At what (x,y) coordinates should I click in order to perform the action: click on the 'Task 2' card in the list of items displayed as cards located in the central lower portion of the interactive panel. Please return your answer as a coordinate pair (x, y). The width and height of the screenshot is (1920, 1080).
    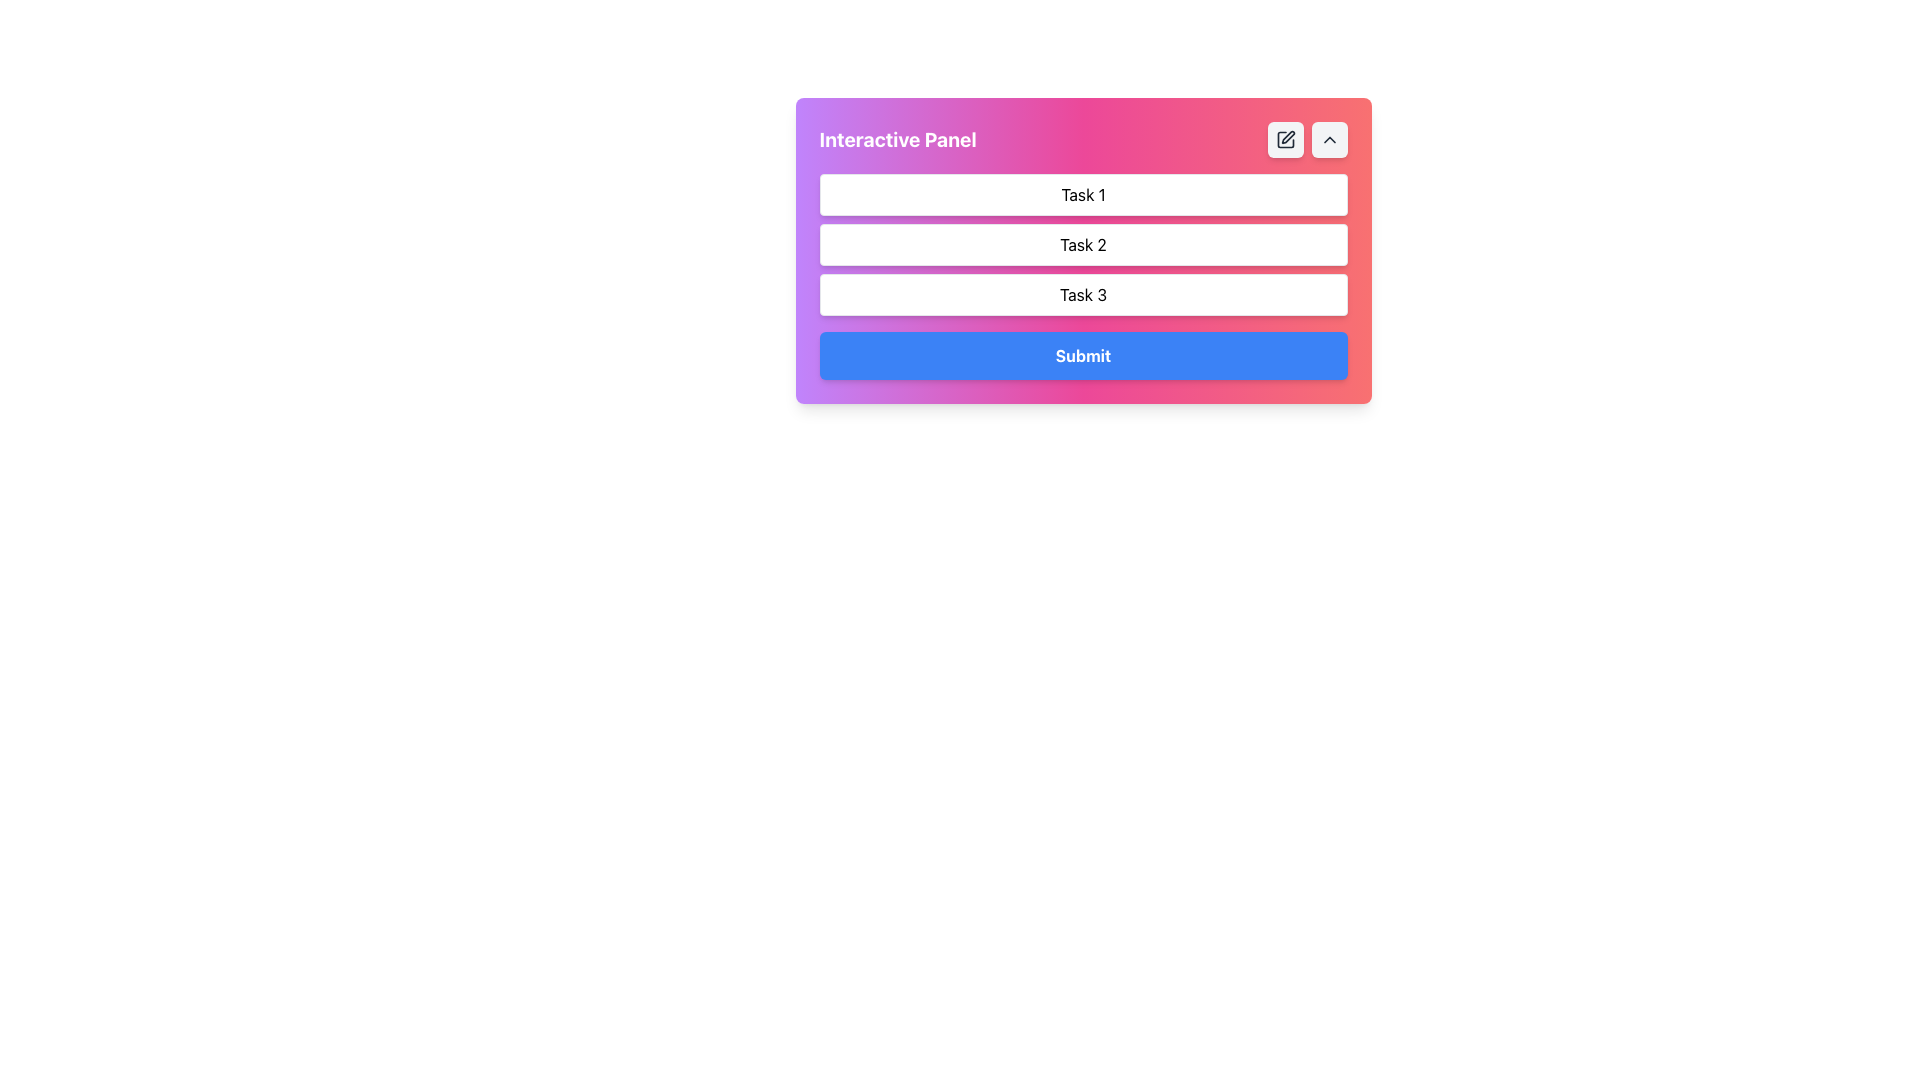
    Looking at the image, I should click on (1082, 244).